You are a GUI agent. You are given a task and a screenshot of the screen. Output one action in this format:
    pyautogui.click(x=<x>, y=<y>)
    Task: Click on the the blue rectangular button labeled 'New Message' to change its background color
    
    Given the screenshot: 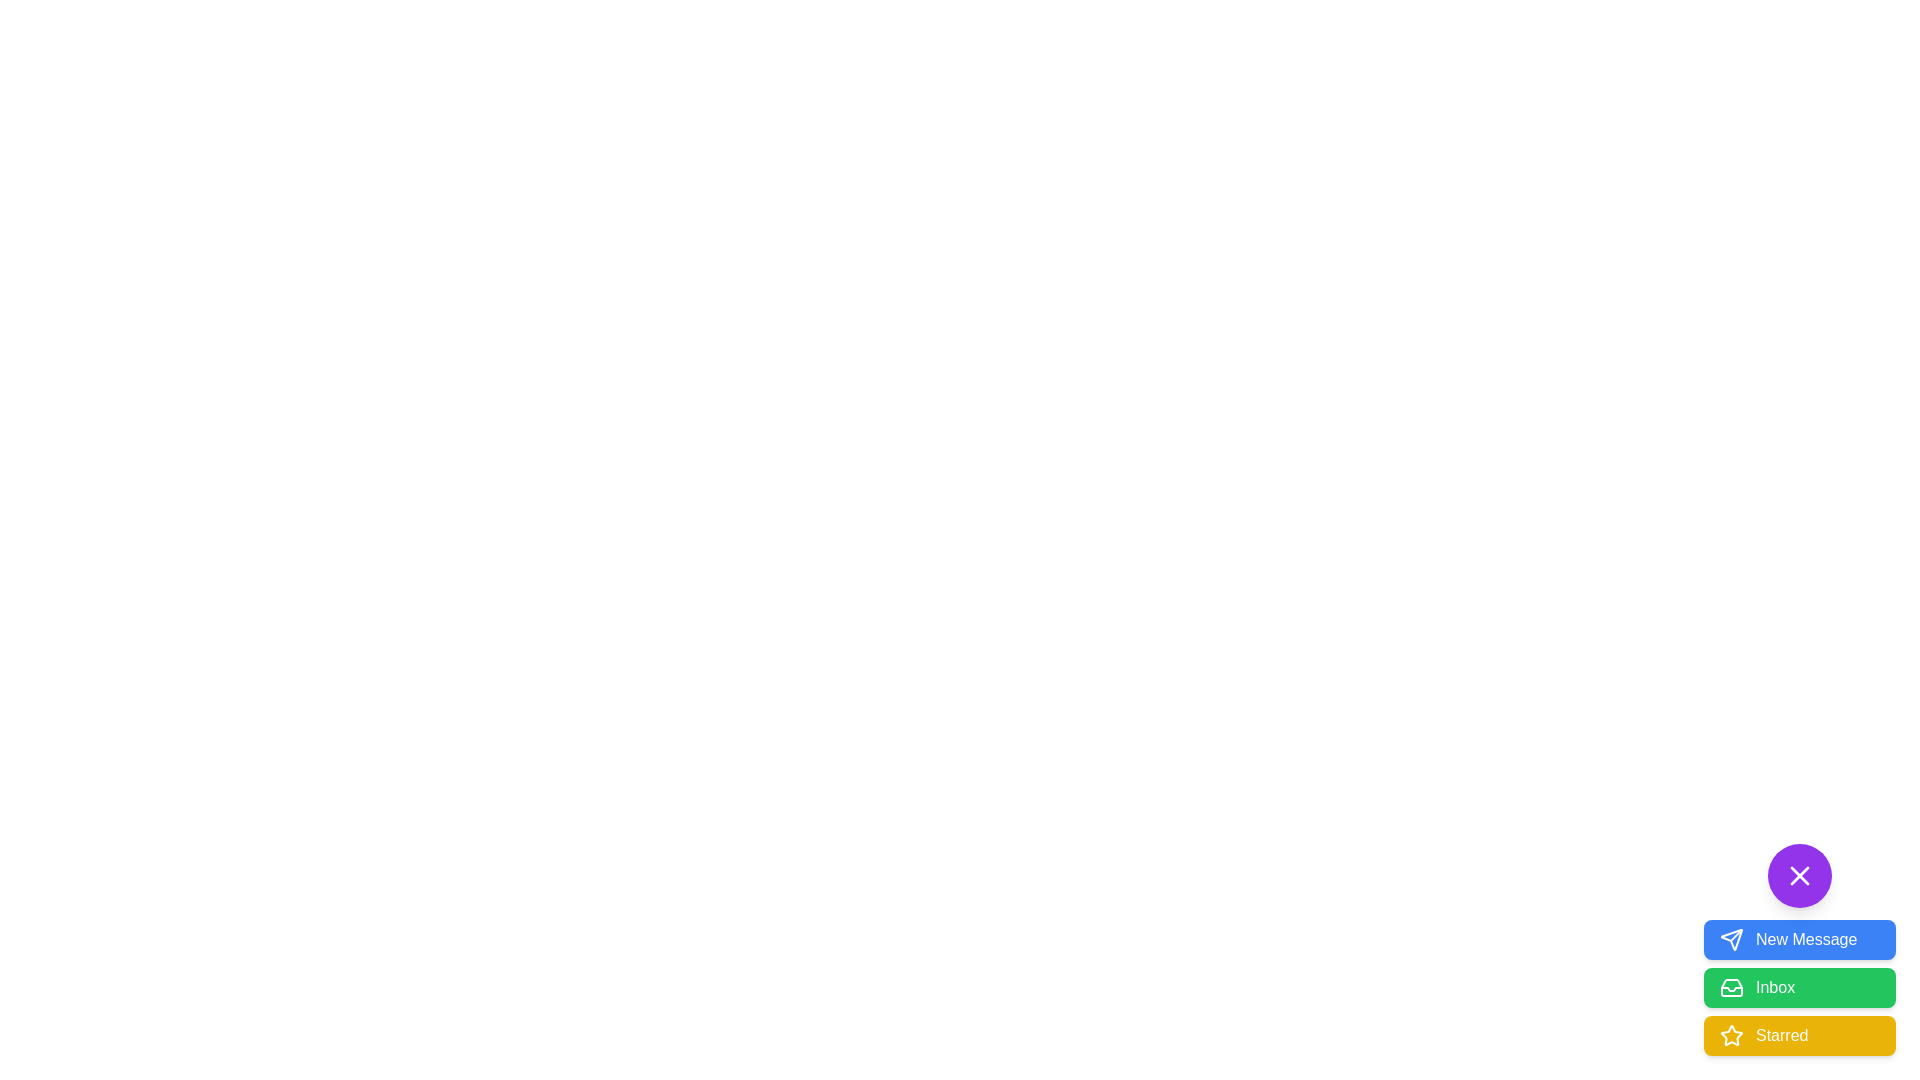 What is the action you would take?
    pyautogui.click(x=1800, y=948)
    